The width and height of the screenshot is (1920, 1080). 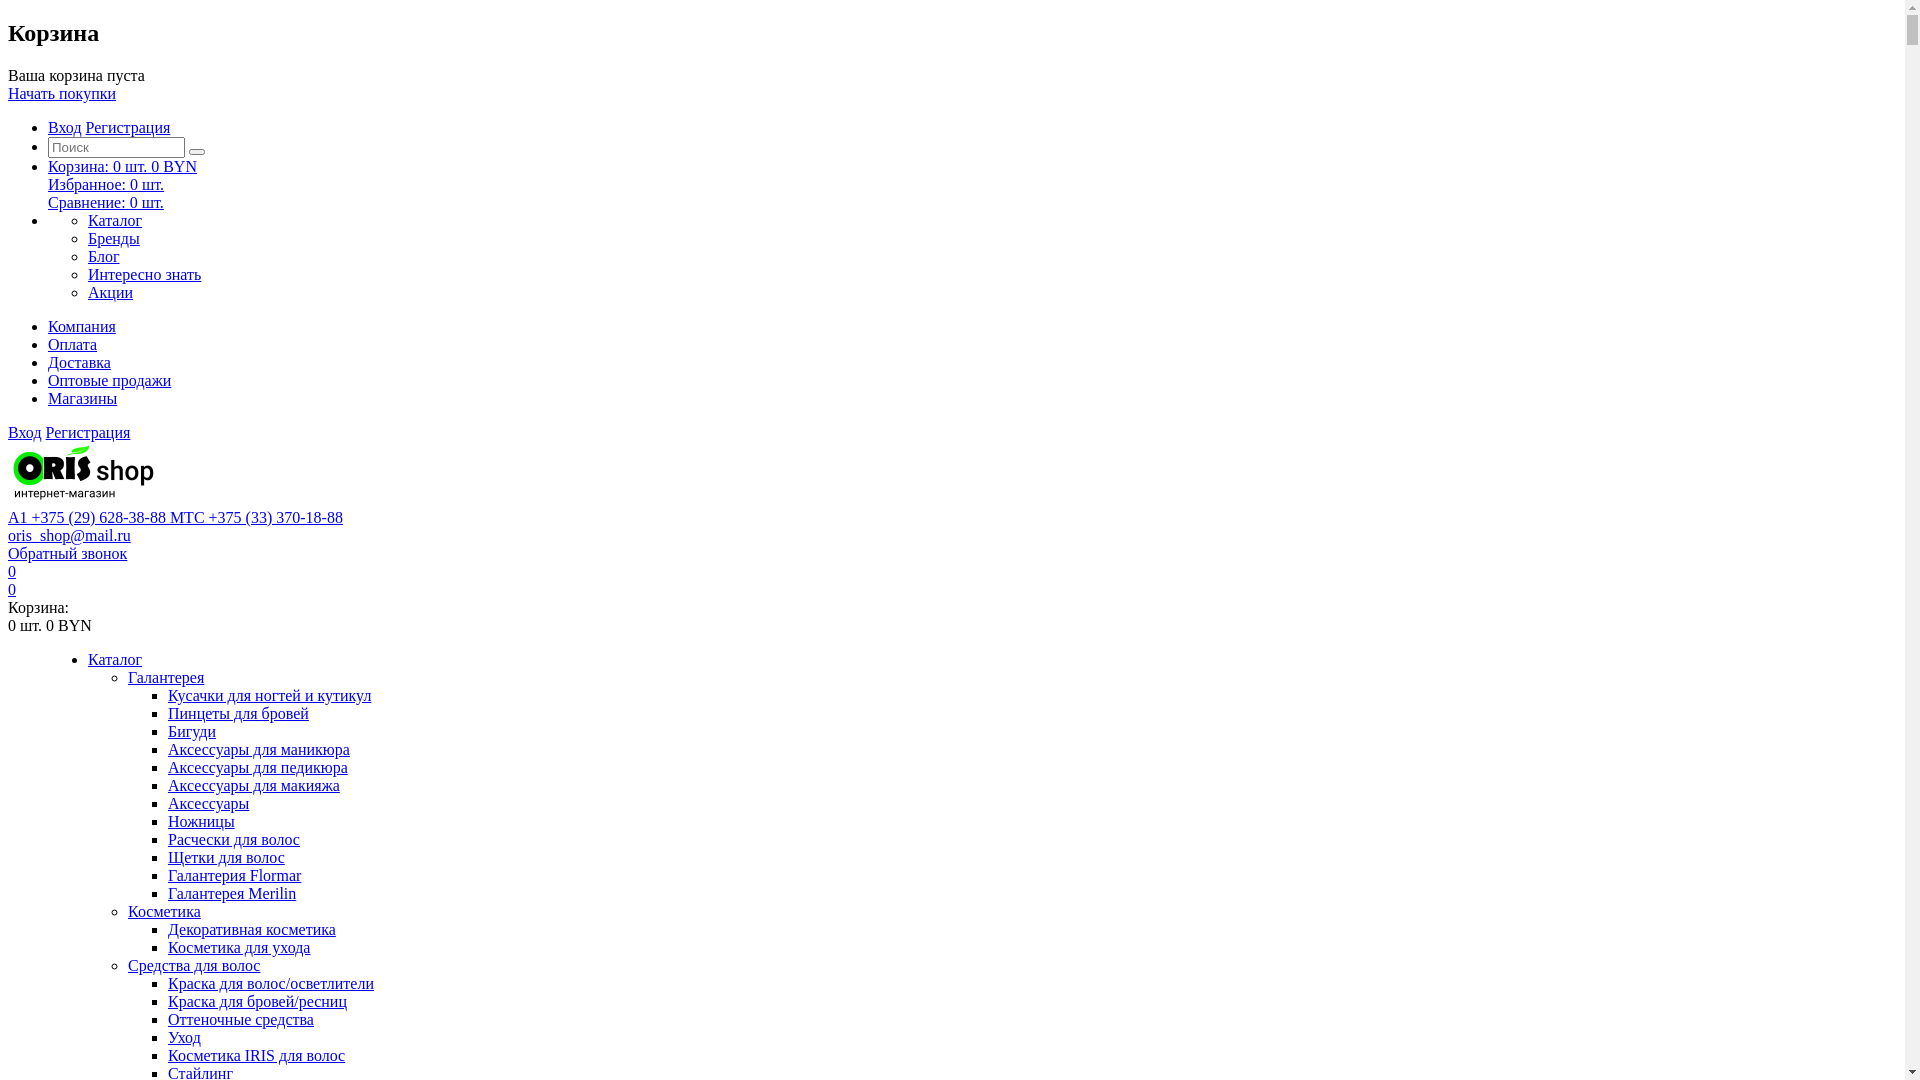 I want to click on '0', so click(x=12, y=588).